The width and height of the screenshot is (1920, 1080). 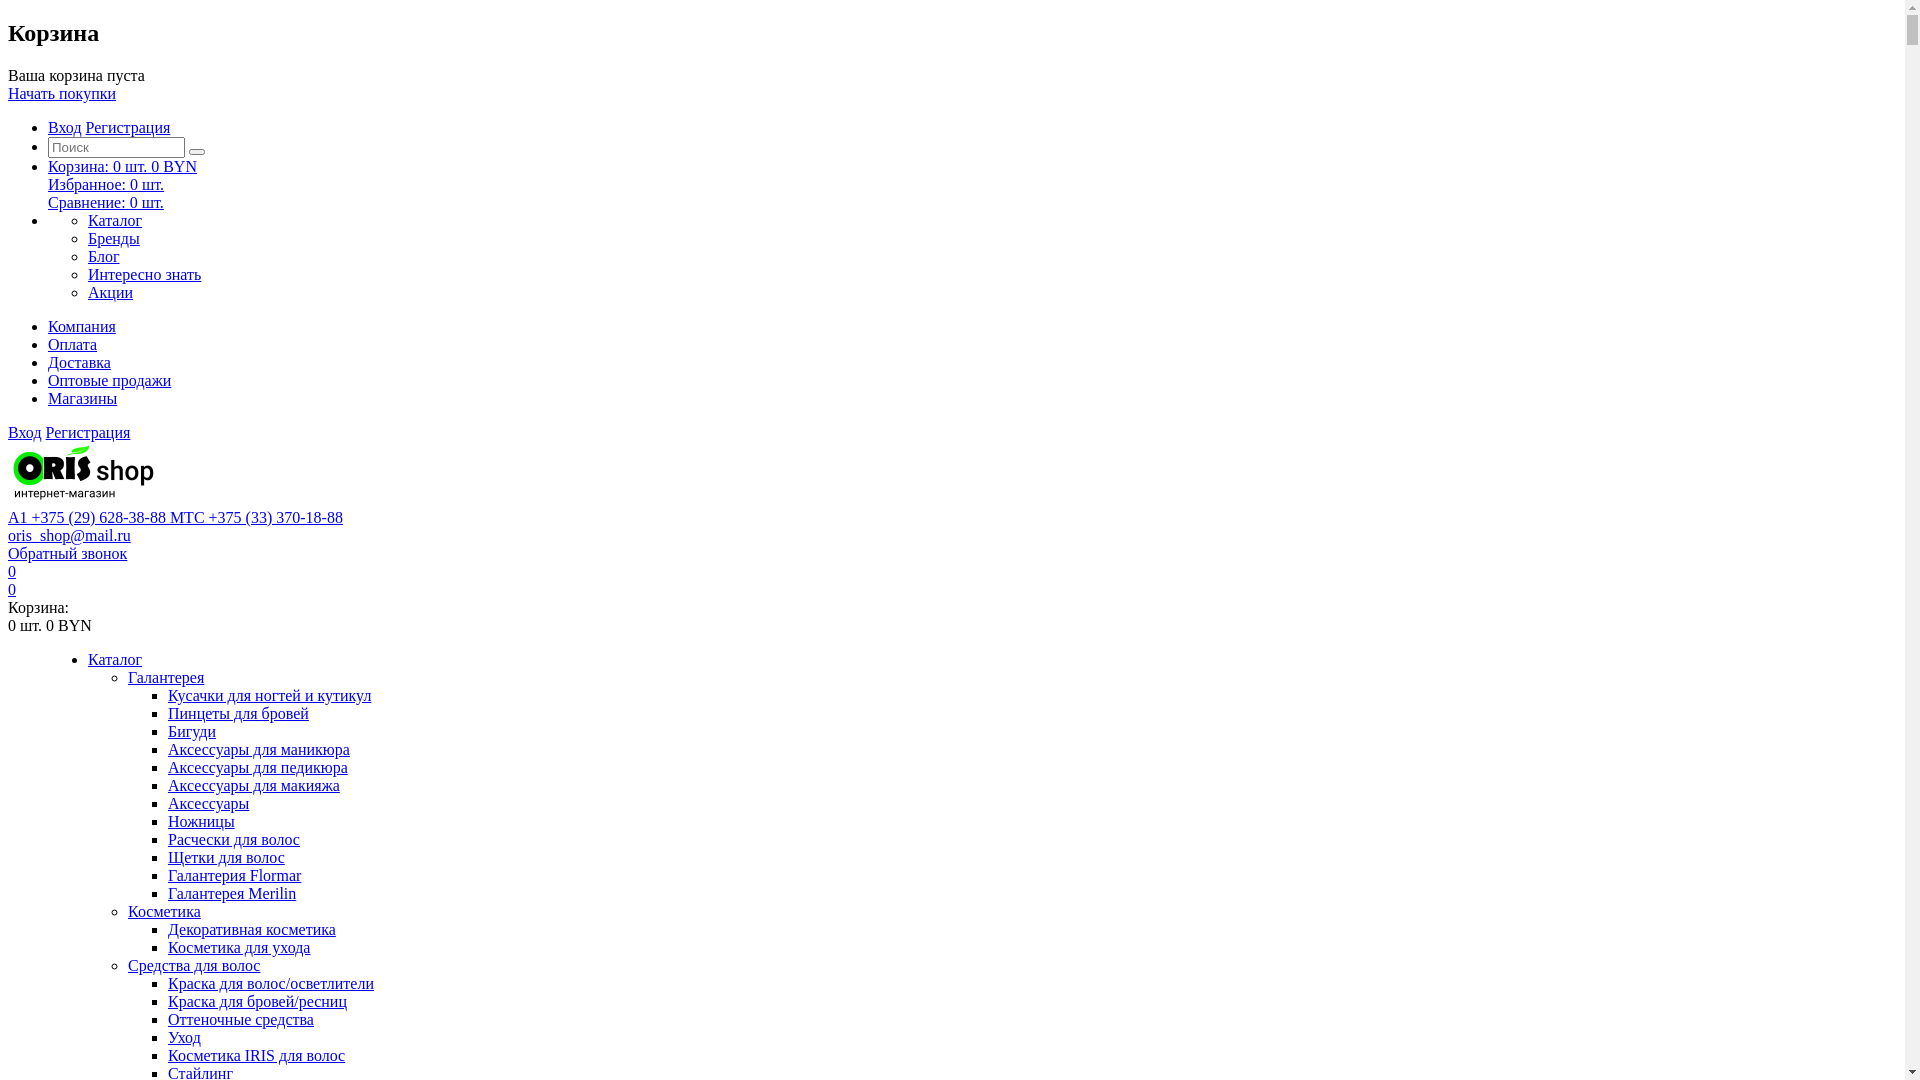 I want to click on '0', so click(x=12, y=588).